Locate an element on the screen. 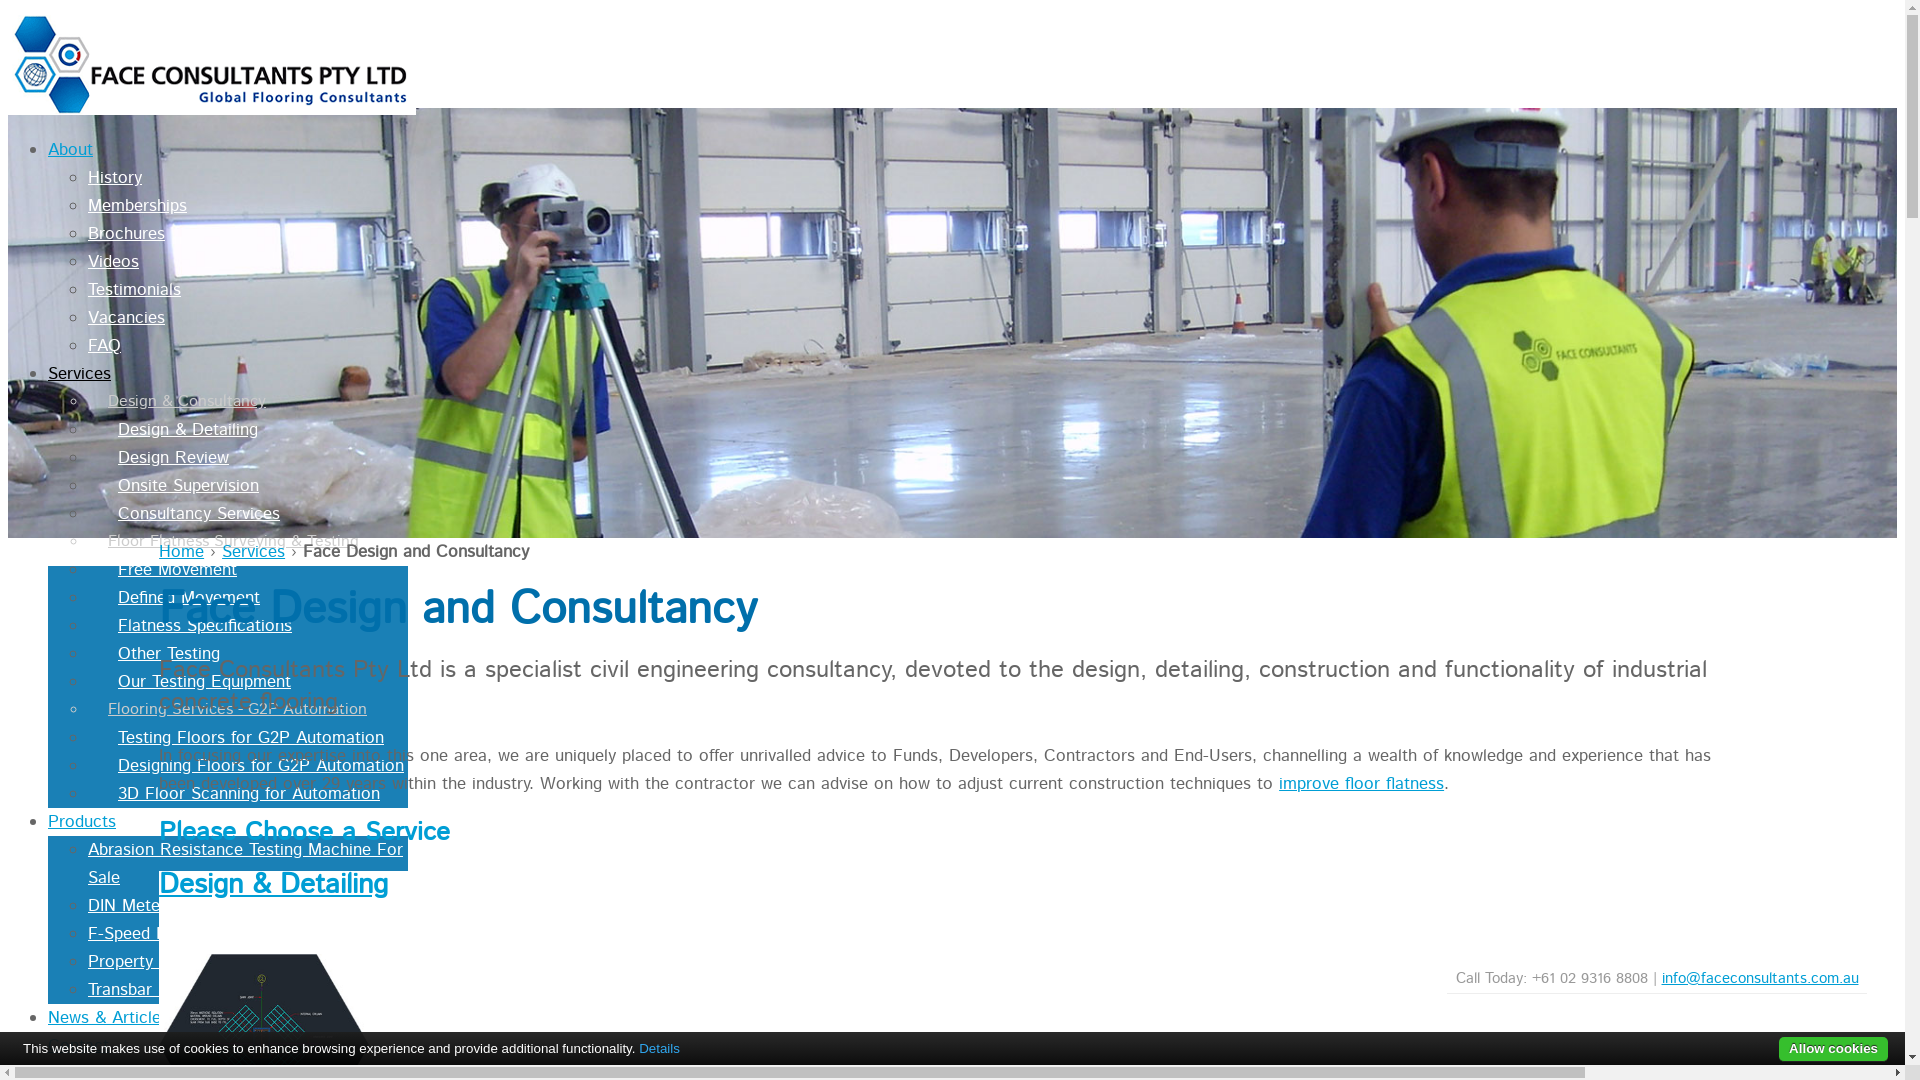  'F-Speed Reader For Sale' is located at coordinates (183, 933).